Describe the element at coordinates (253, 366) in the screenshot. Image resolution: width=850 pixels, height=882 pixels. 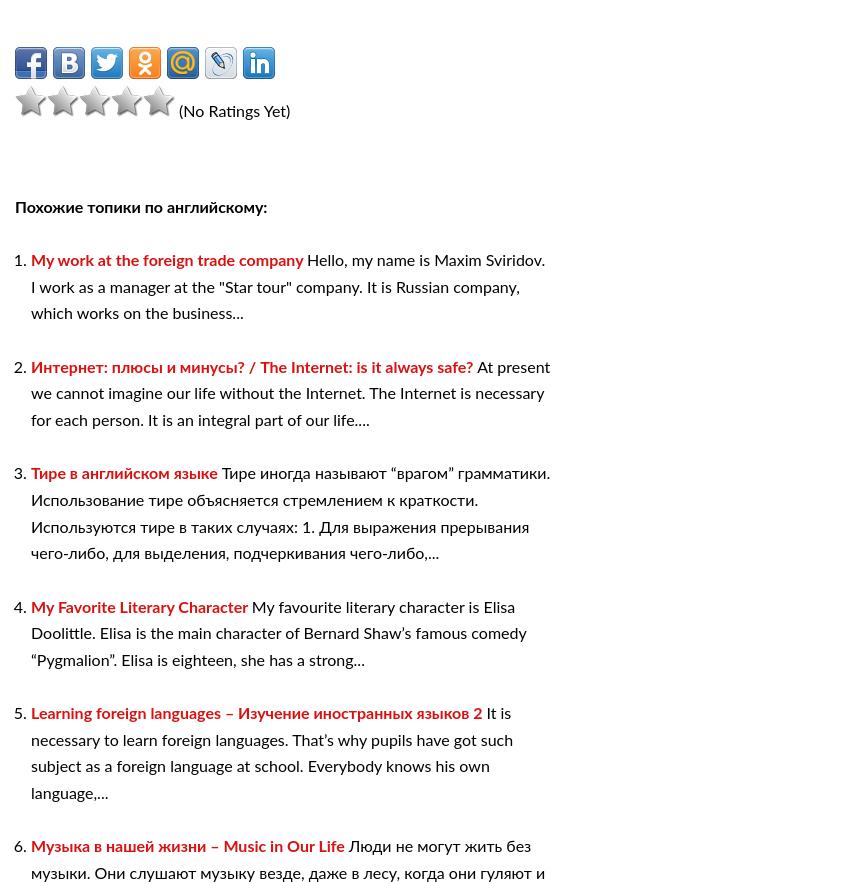
I see `'Интернет: плюсы и минусы? / The Internet: is it always safe?'` at that location.